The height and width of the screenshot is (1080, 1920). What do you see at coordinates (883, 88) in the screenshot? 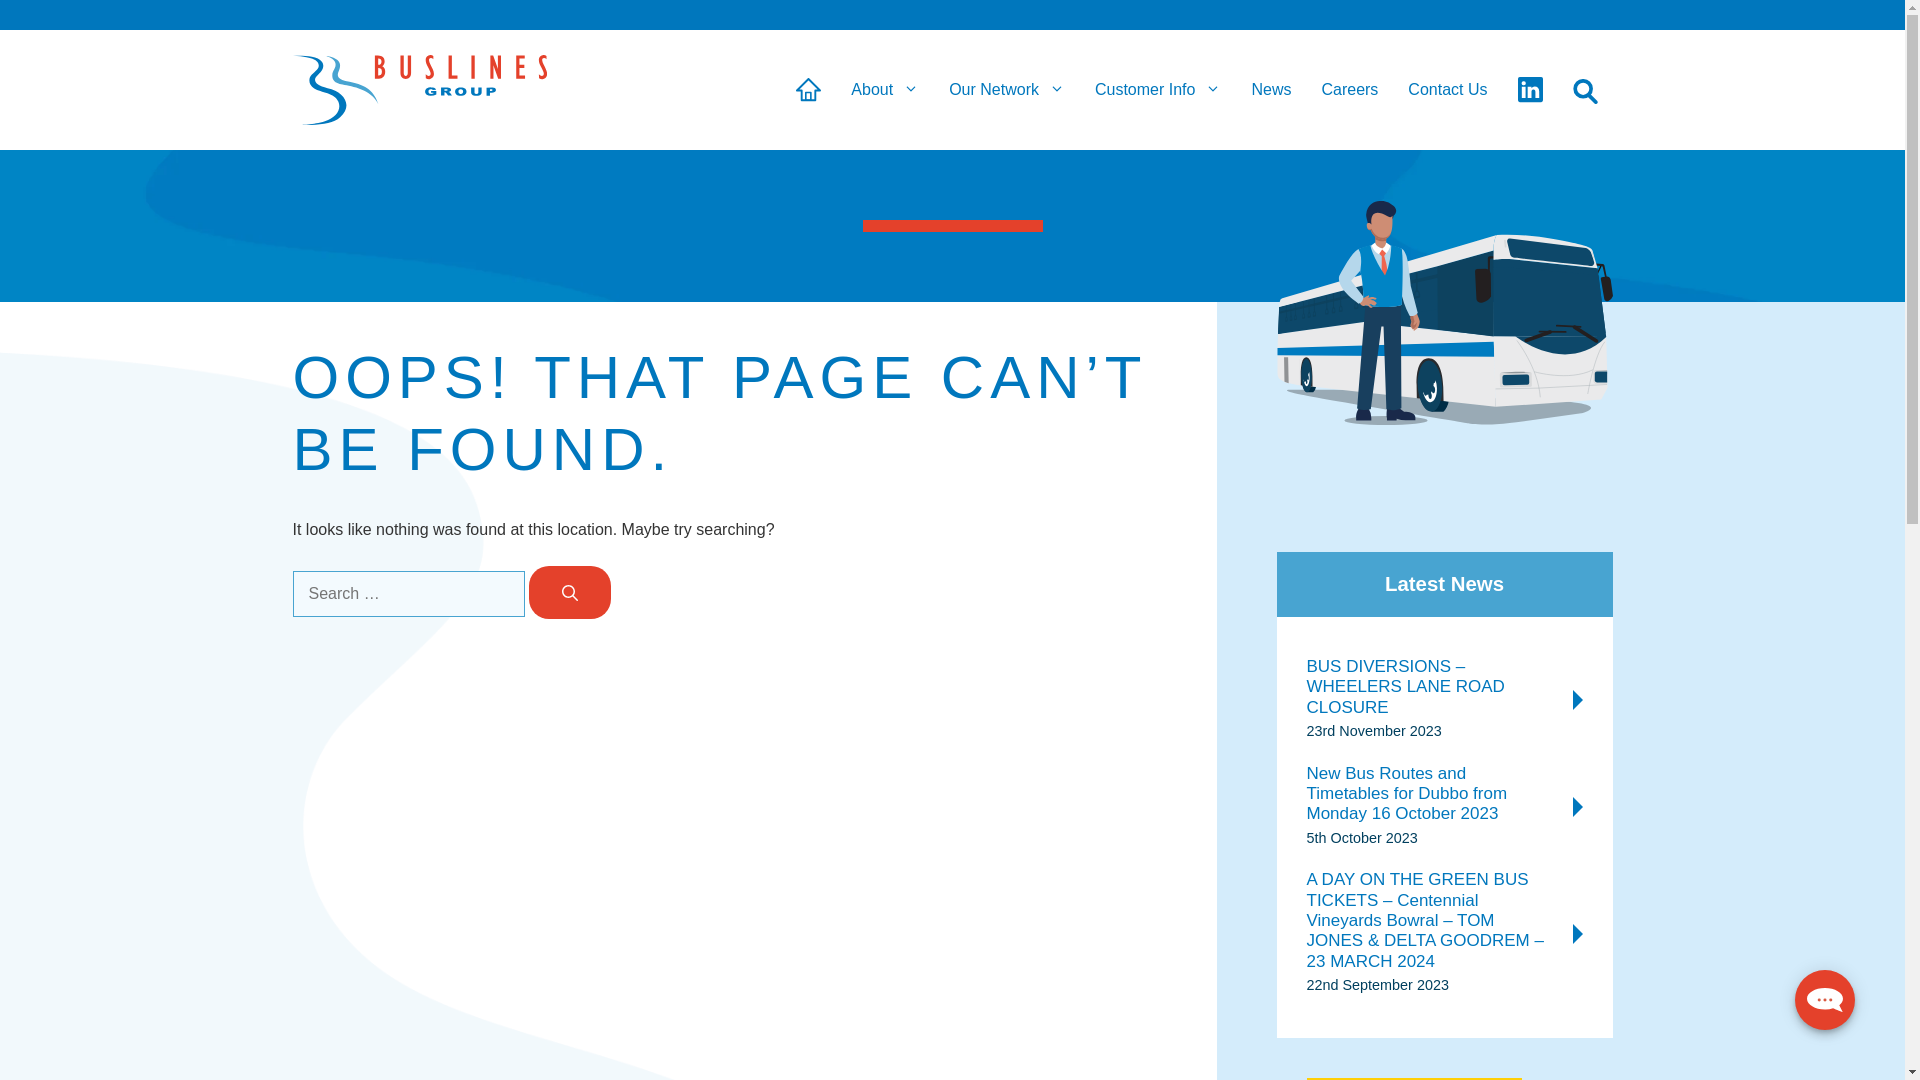
I see `'About'` at bounding box center [883, 88].